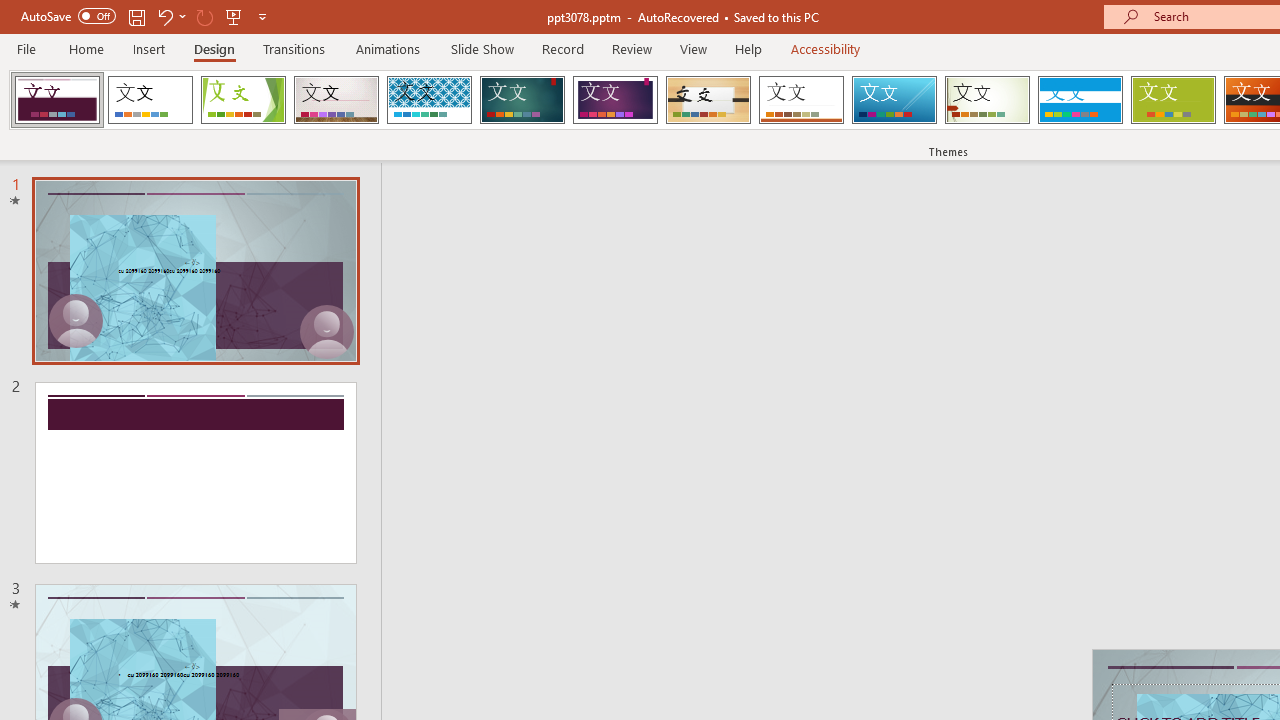 This screenshot has height=720, width=1280. What do you see at coordinates (987, 100) in the screenshot?
I see `'Wisp'` at bounding box center [987, 100].